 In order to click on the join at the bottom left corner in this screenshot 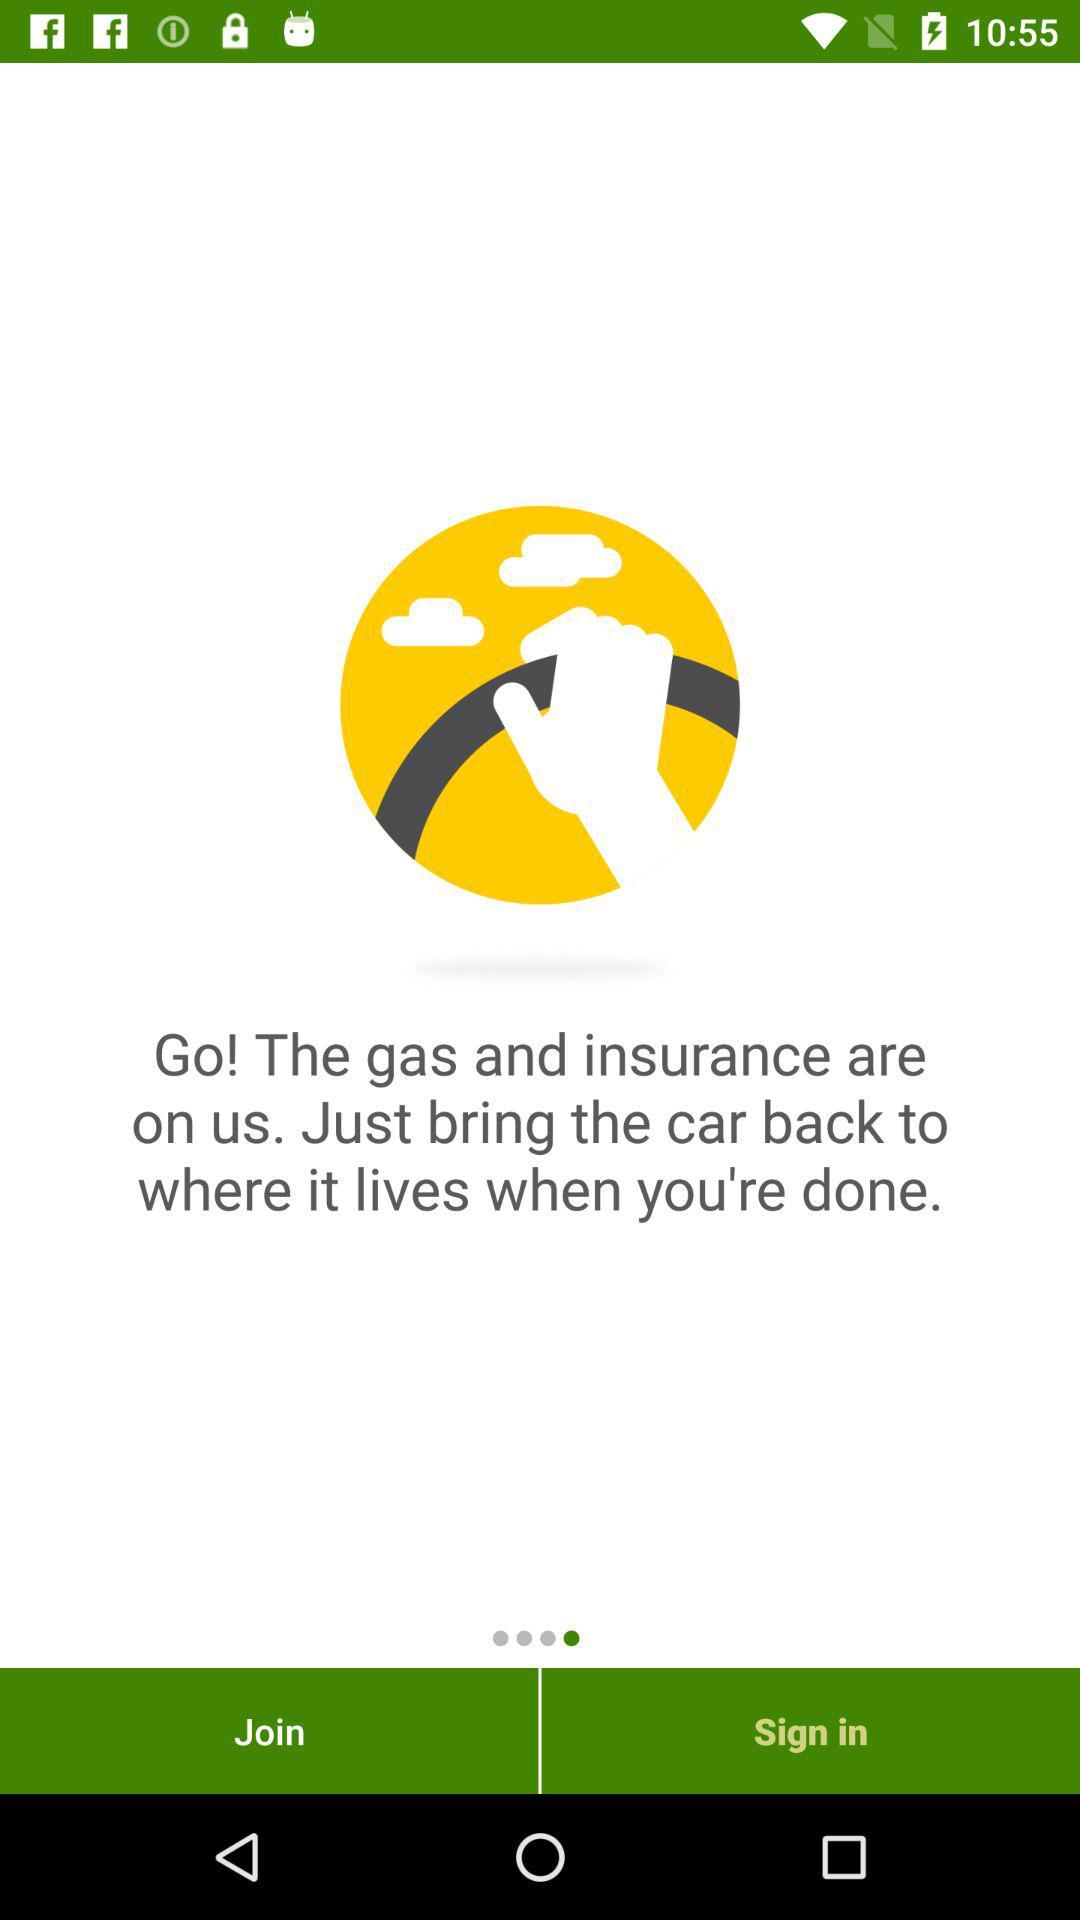, I will do `click(268, 1730)`.